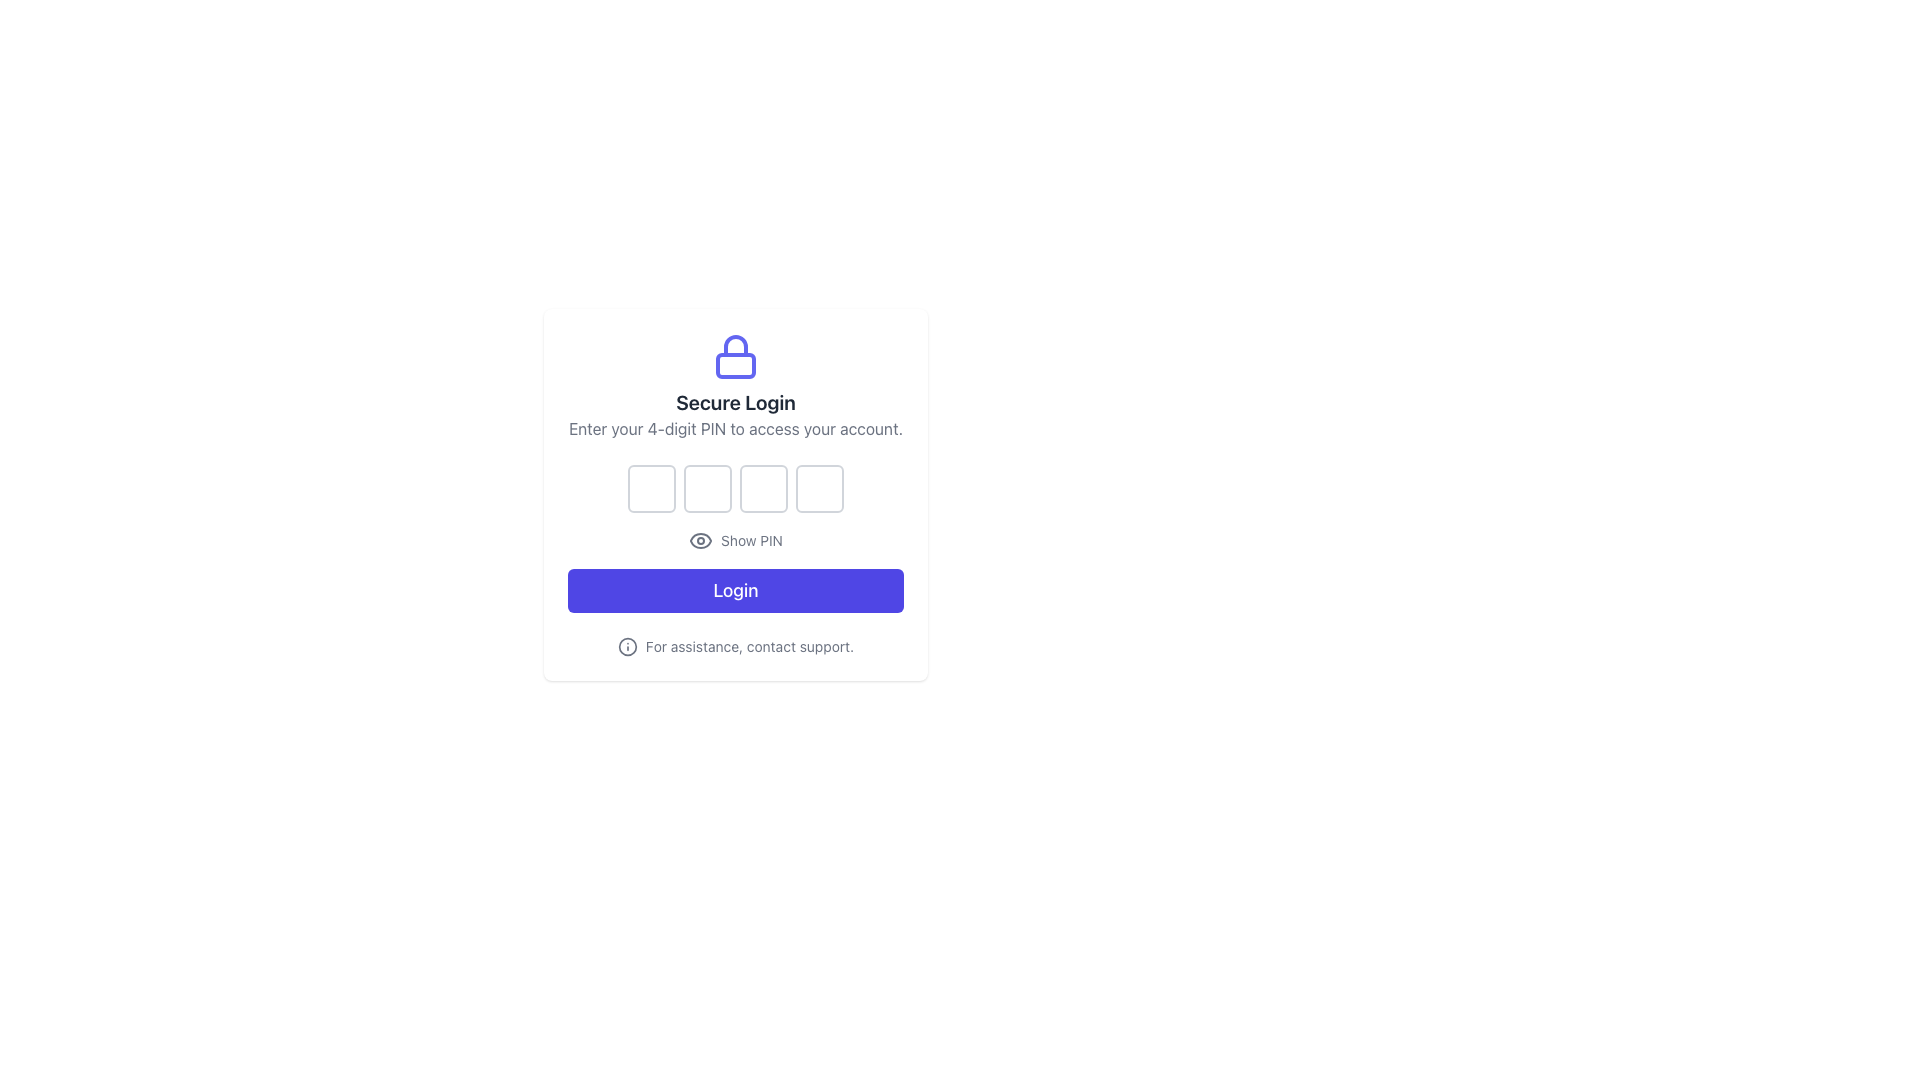 The width and height of the screenshot is (1920, 1080). What do you see at coordinates (734, 589) in the screenshot?
I see `the submission button for the login operation` at bounding box center [734, 589].